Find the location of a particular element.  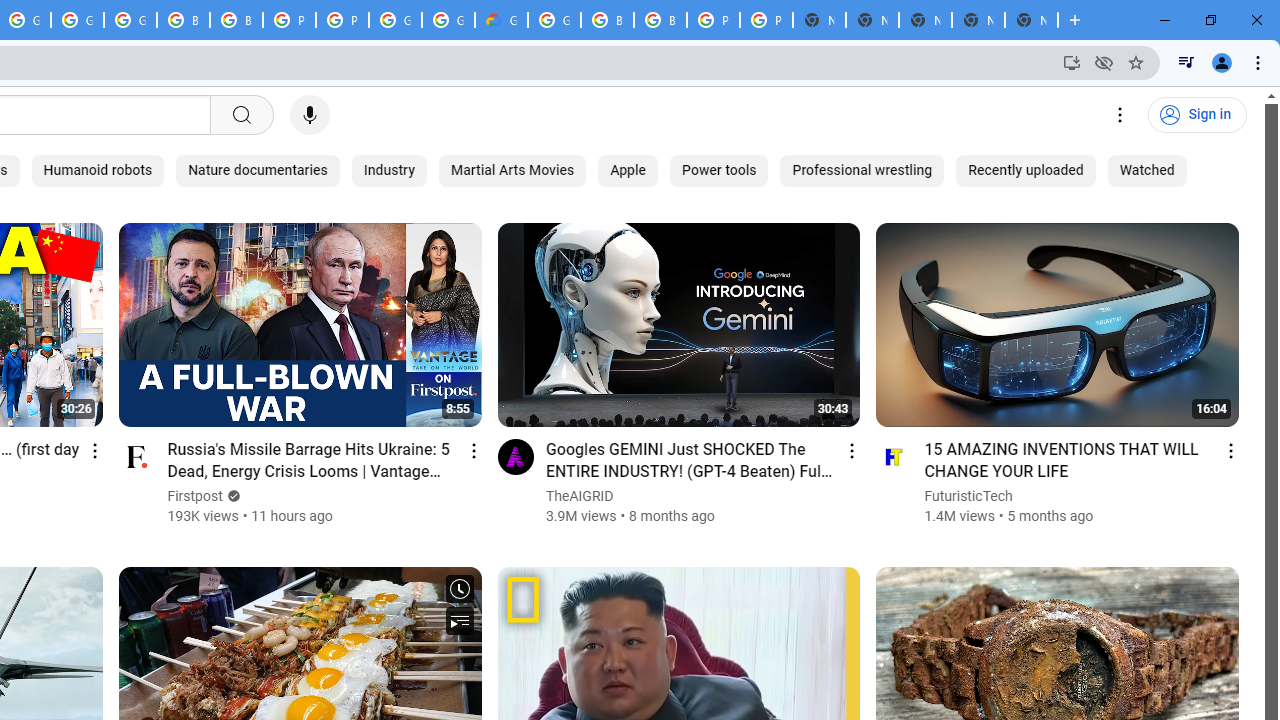

'Go to channel' is located at coordinates (893, 456).